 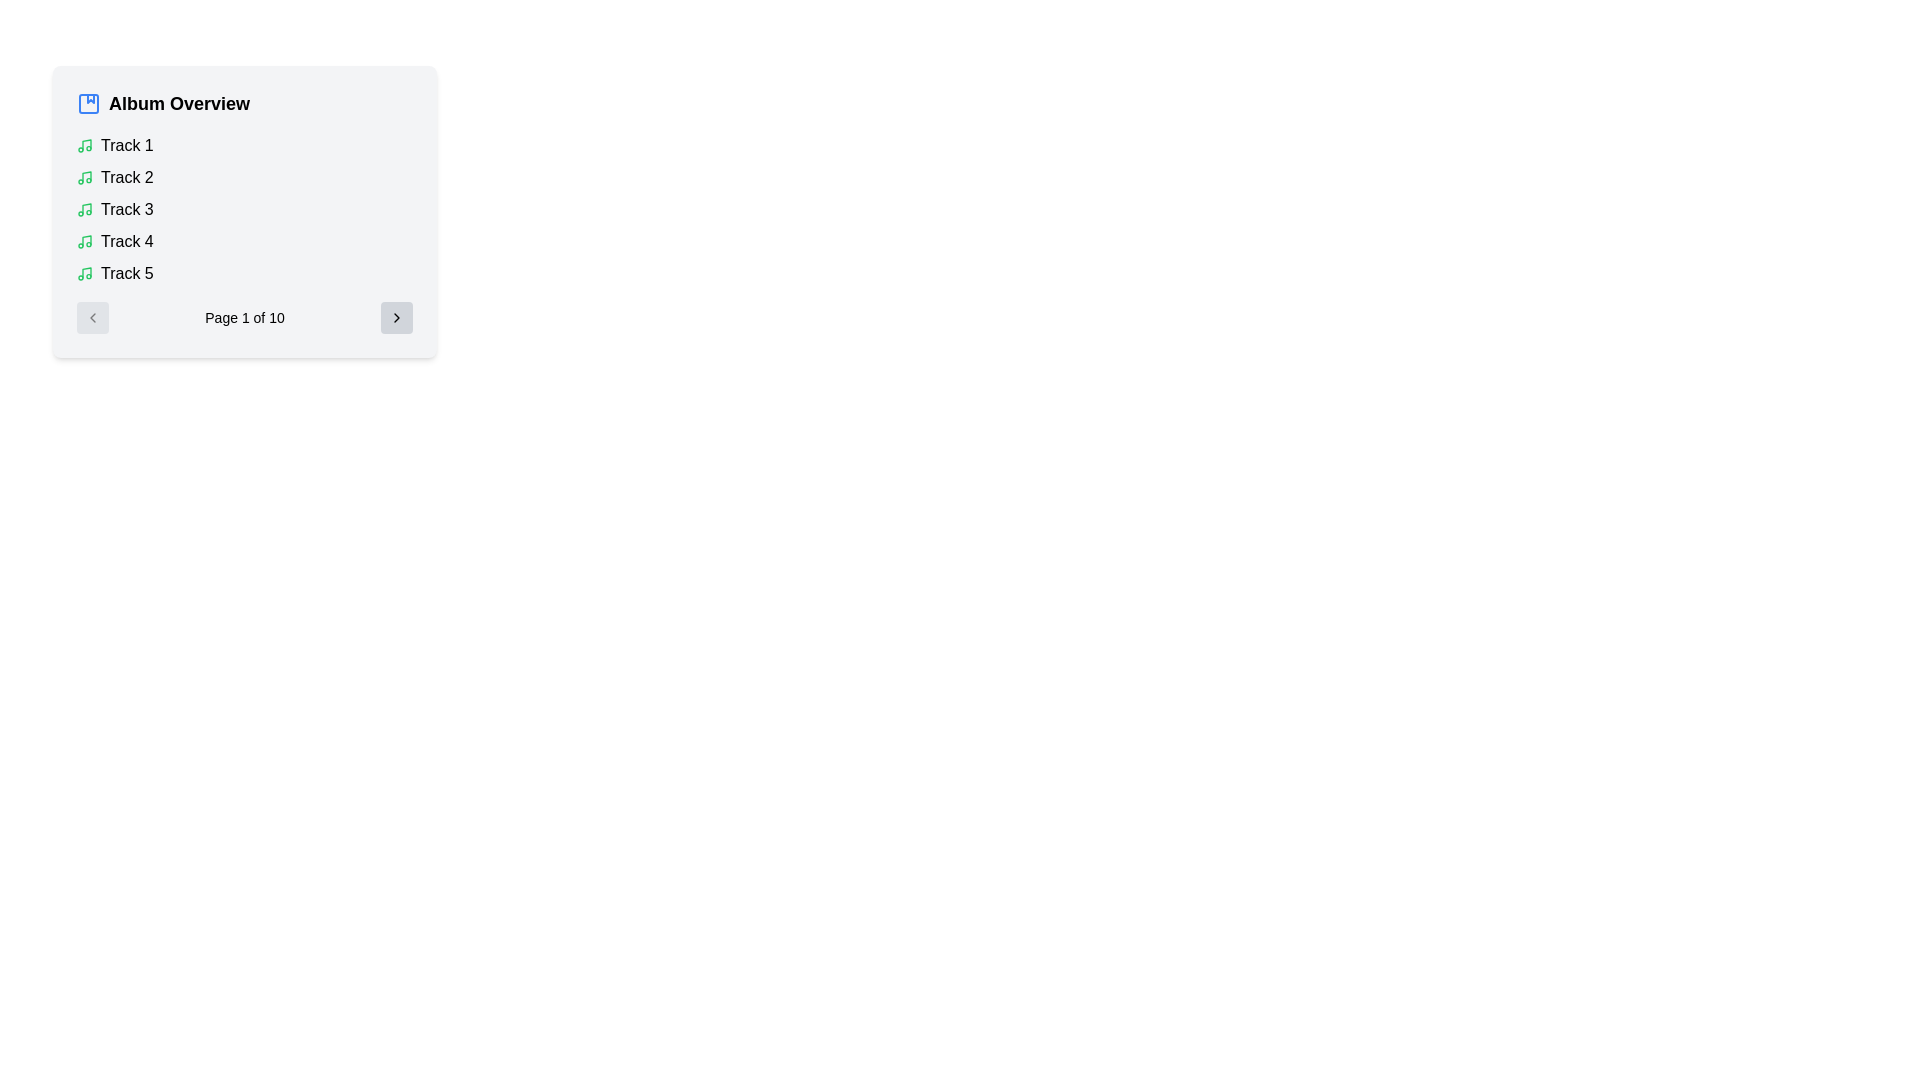 What do you see at coordinates (88, 104) in the screenshot?
I see `the album icon located on the leftmost side of the title section labeled 'Album Overview'` at bounding box center [88, 104].